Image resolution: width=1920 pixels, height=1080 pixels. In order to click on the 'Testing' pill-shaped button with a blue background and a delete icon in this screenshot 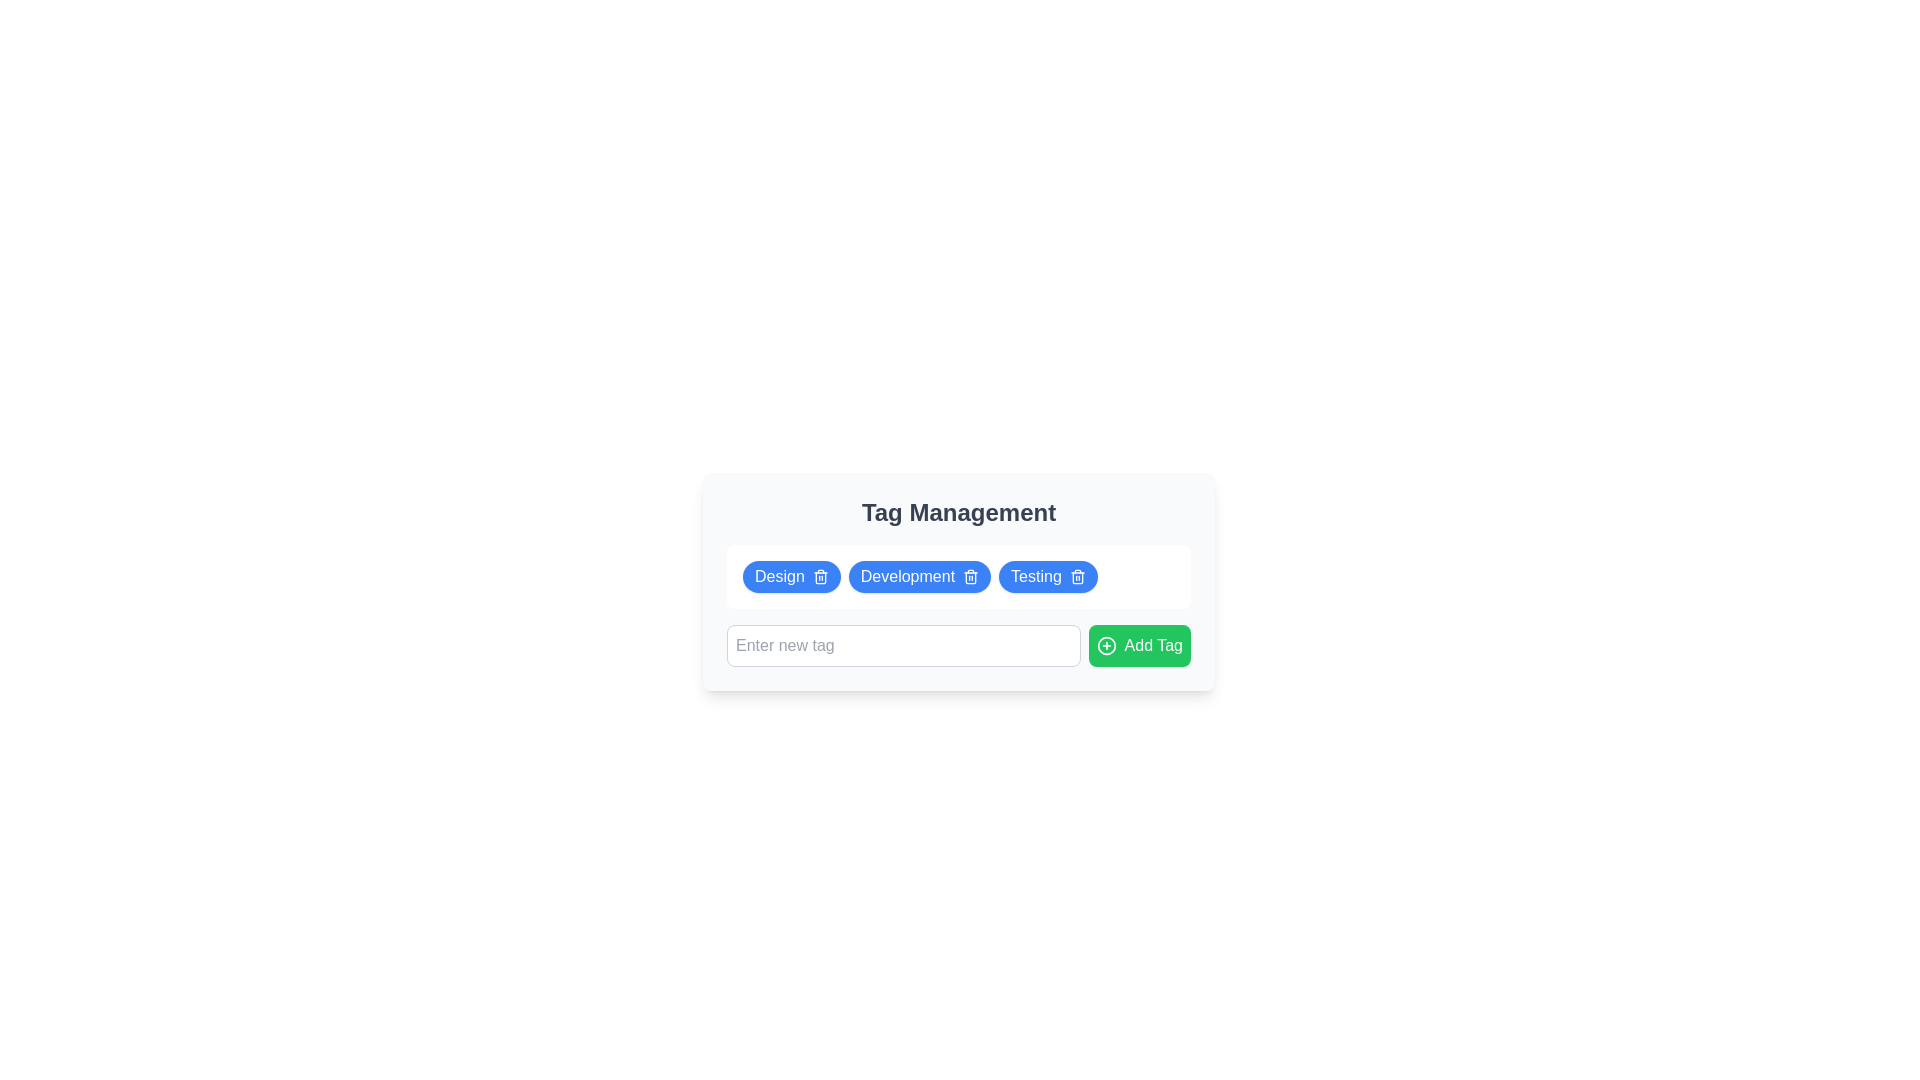, I will do `click(1047, 577)`.